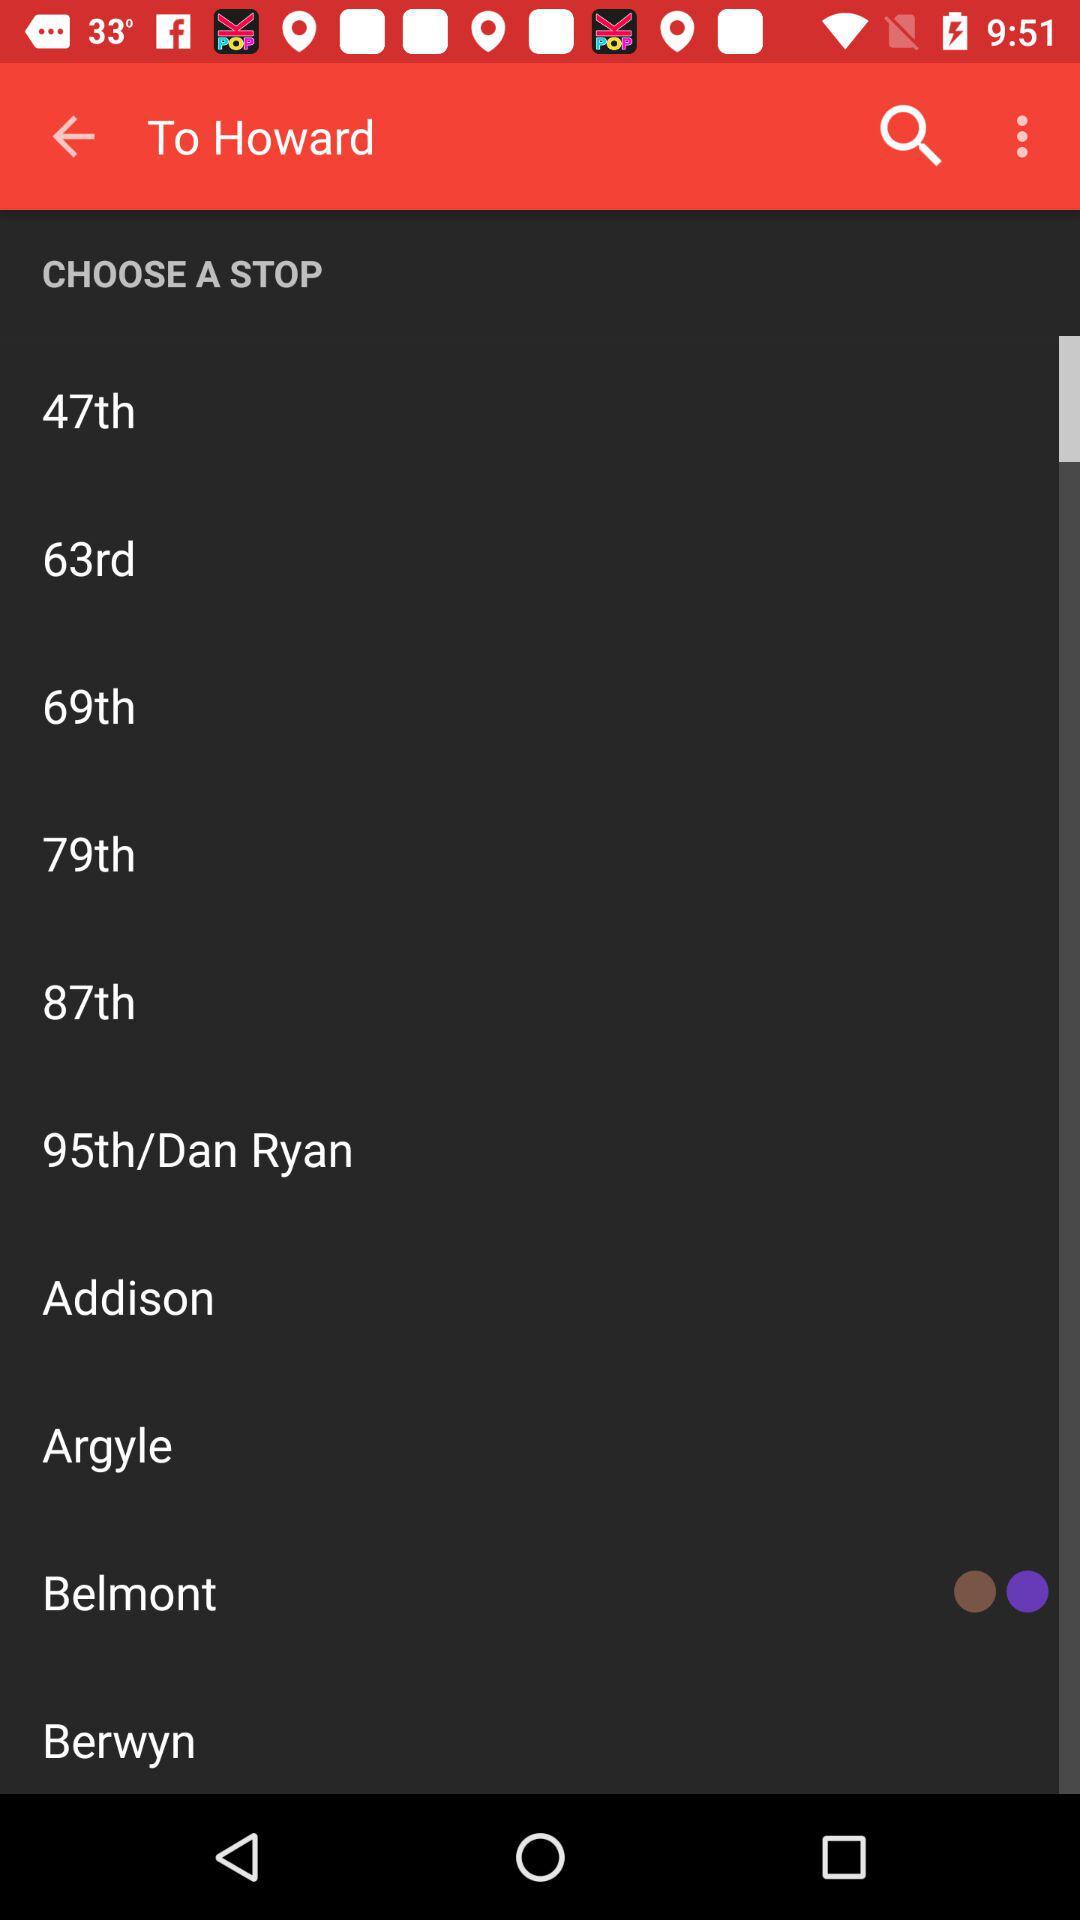 This screenshot has height=1920, width=1080. I want to click on item next to the north bound item, so click(963, 407).